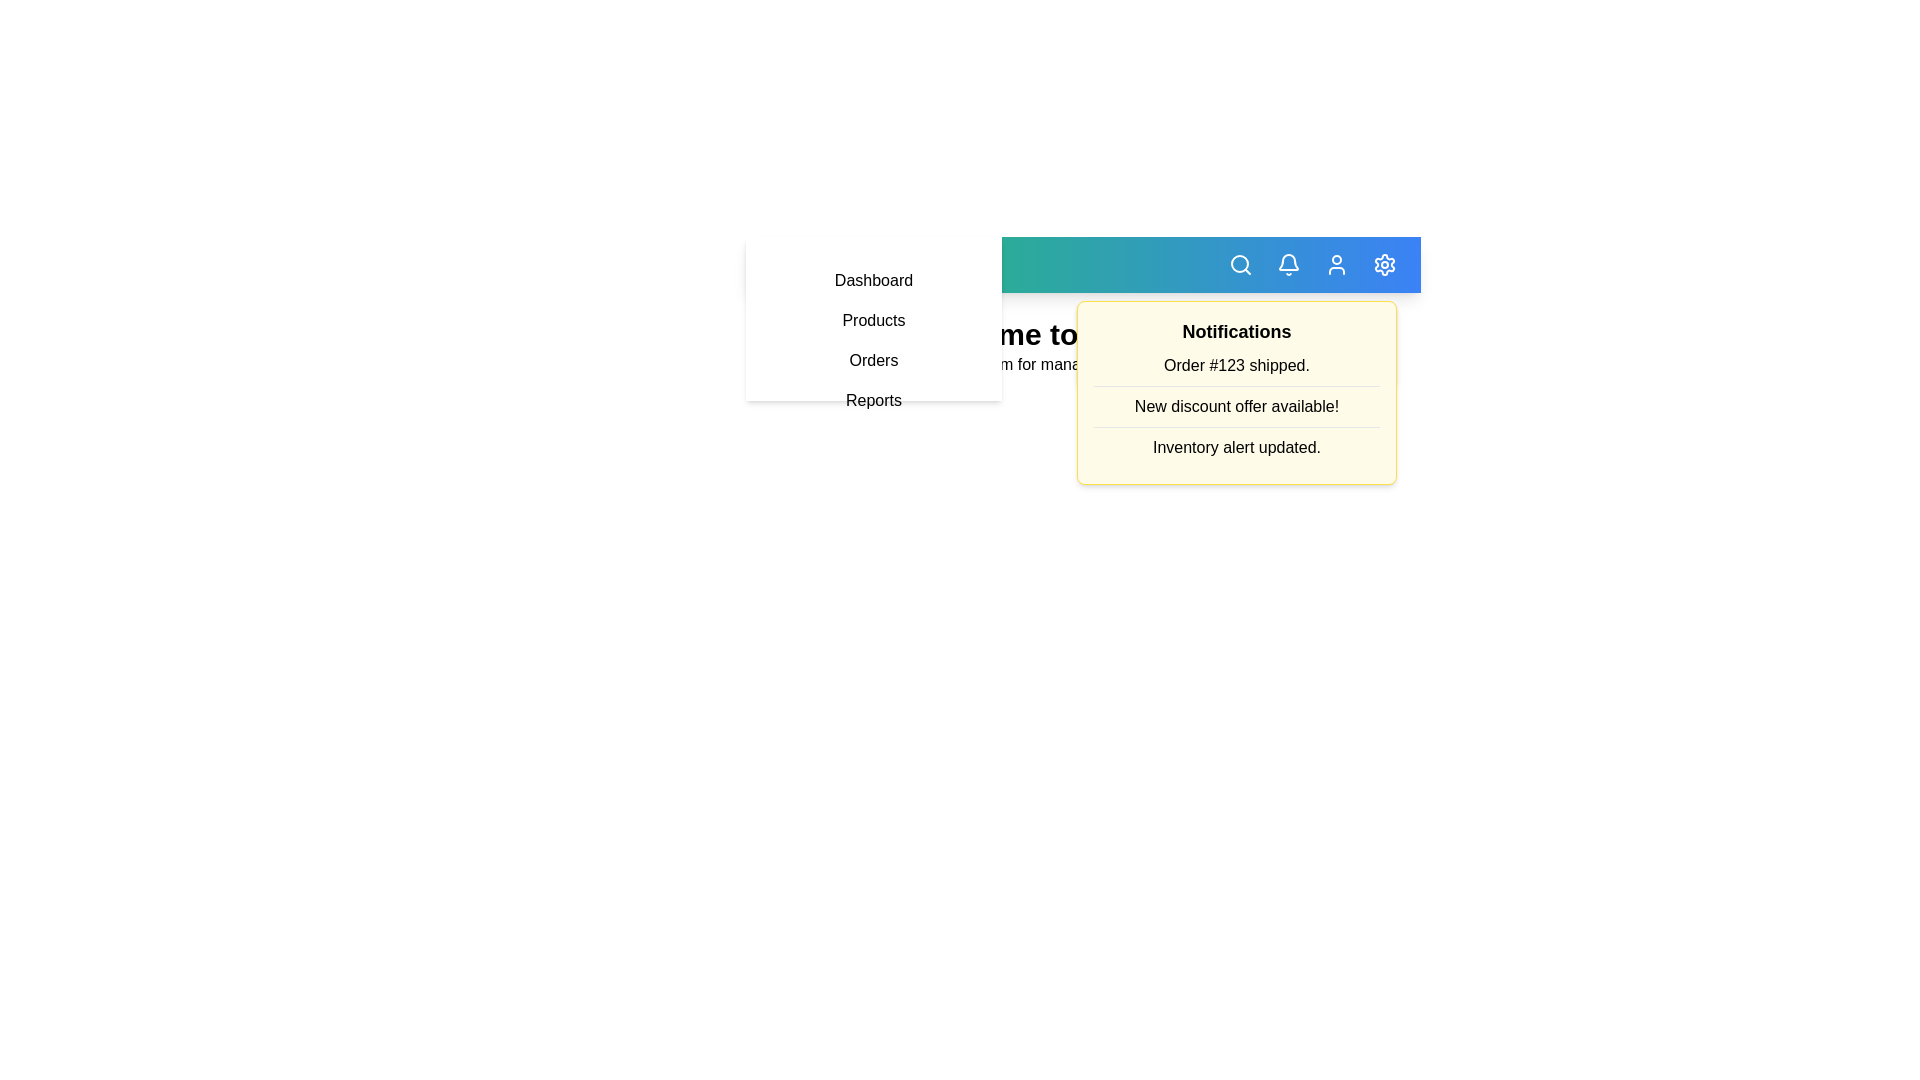  Describe the element at coordinates (1240, 264) in the screenshot. I see `the search icon, which is a magnifying glass with a blue background located in the top-right corner of the interface, to initiate a search` at that location.